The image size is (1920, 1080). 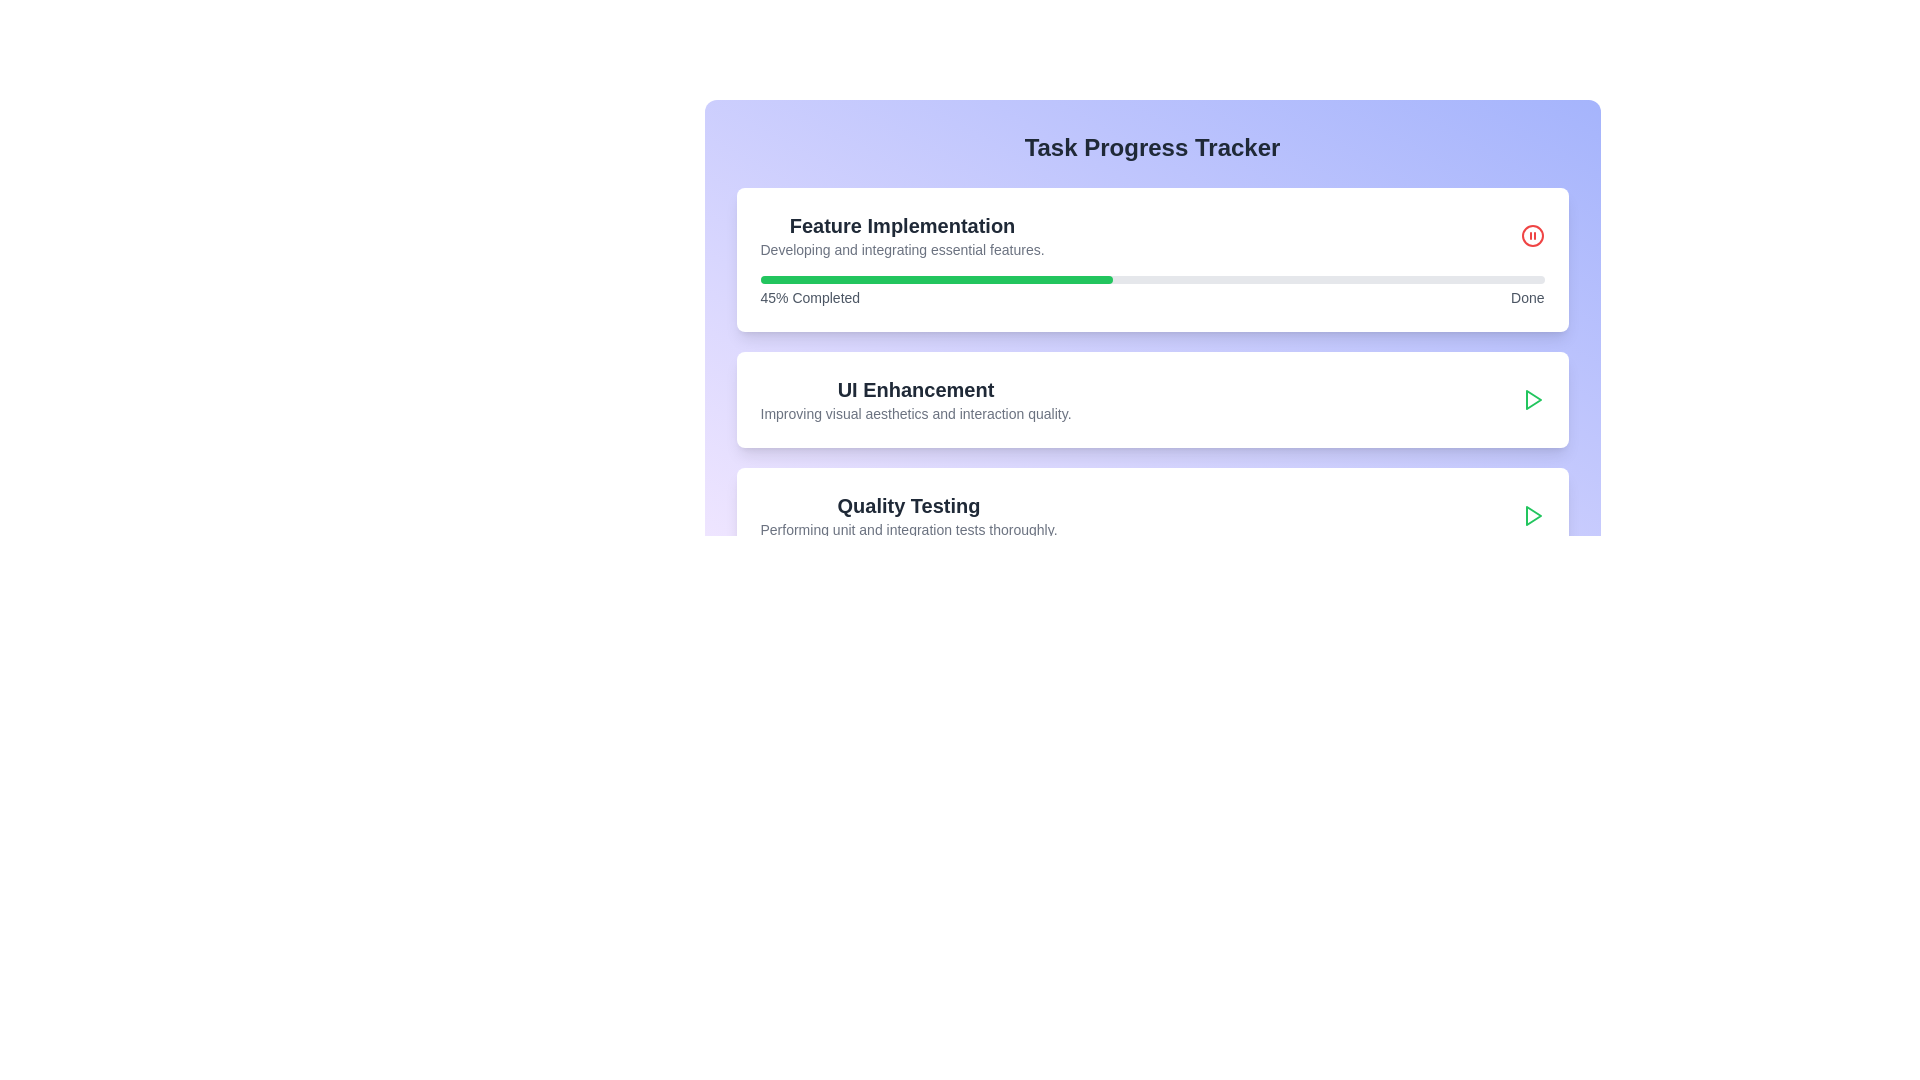 What do you see at coordinates (1152, 292) in the screenshot?
I see `the progress bar located under the 'Feature Implementation' section` at bounding box center [1152, 292].